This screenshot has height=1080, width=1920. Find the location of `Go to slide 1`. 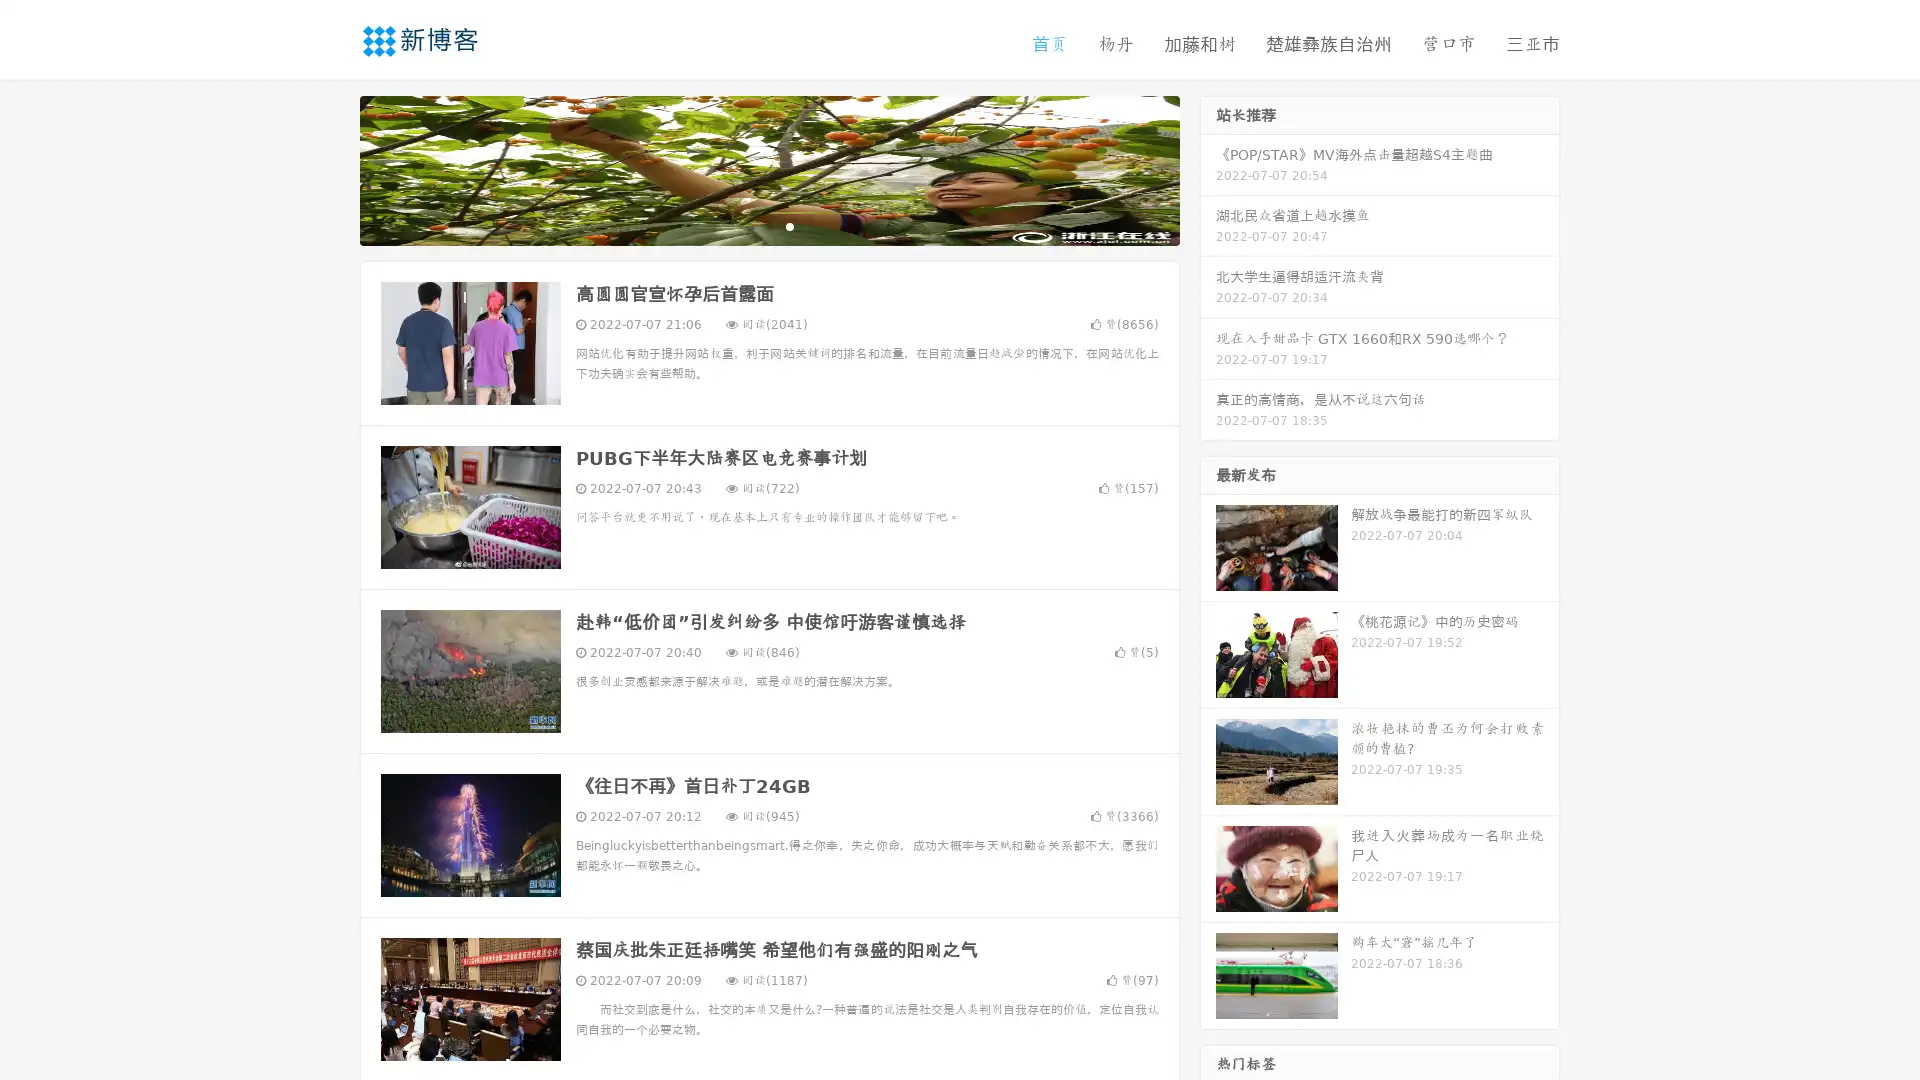

Go to slide 1 is located at coordinates (748, 225).